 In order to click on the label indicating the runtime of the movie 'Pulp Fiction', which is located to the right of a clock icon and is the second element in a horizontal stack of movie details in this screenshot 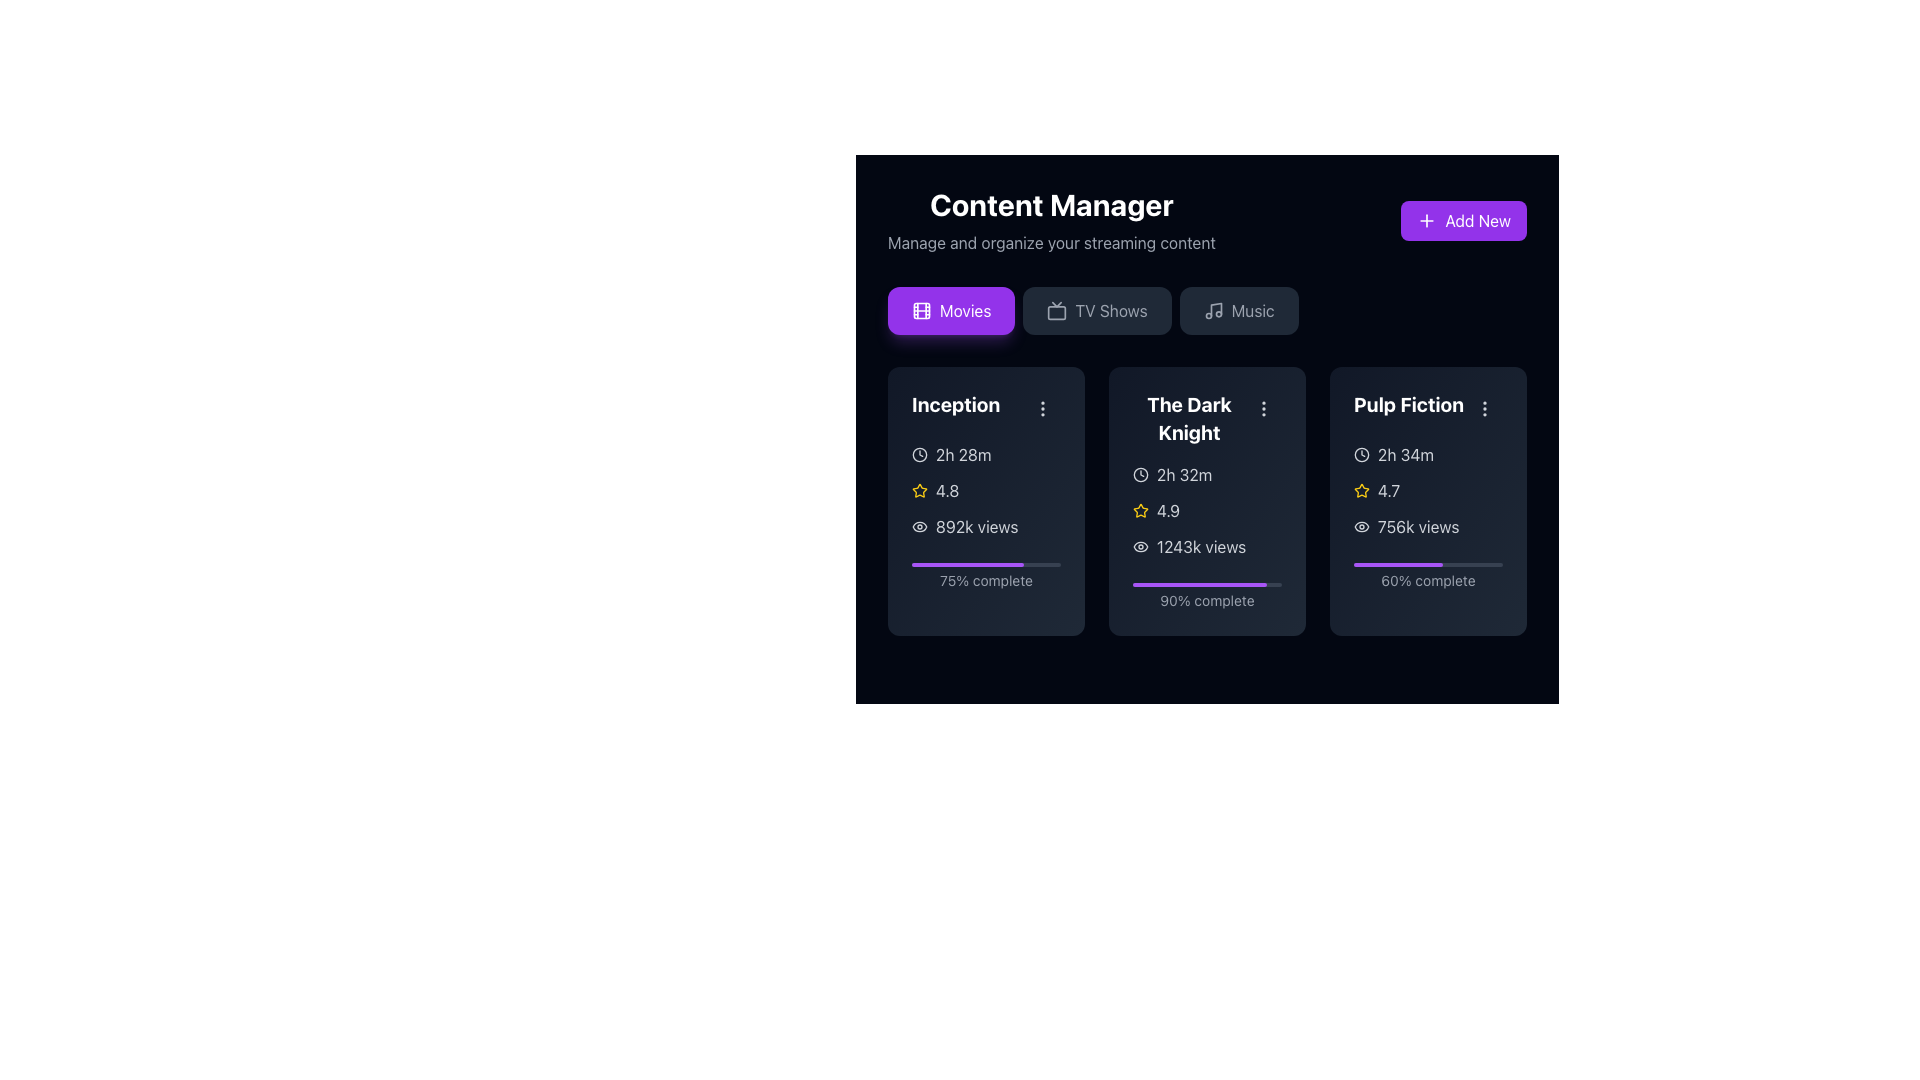, I will do `click(1405, 455)`.